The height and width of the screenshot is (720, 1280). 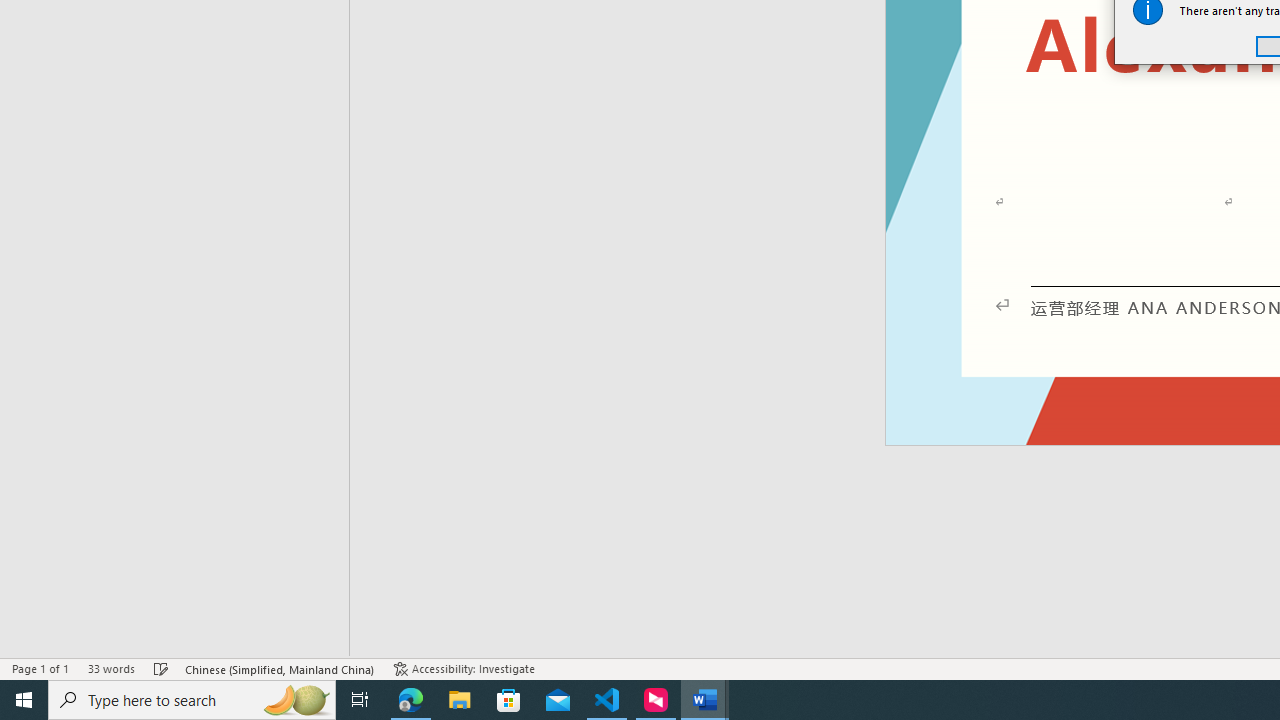 I want to click on 'Microsoft Store', so click(x=509, y=698).